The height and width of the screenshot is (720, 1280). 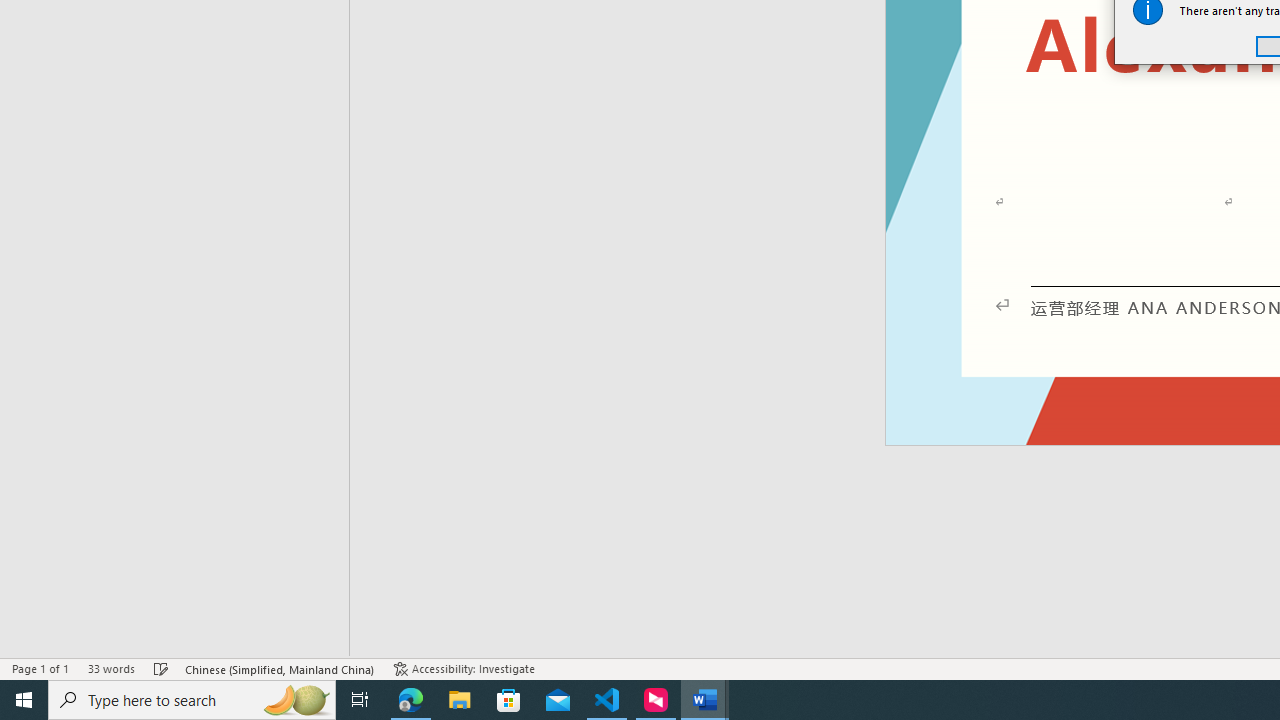 I want to click on 'Microsoft Store', so click(x=509, y=698).